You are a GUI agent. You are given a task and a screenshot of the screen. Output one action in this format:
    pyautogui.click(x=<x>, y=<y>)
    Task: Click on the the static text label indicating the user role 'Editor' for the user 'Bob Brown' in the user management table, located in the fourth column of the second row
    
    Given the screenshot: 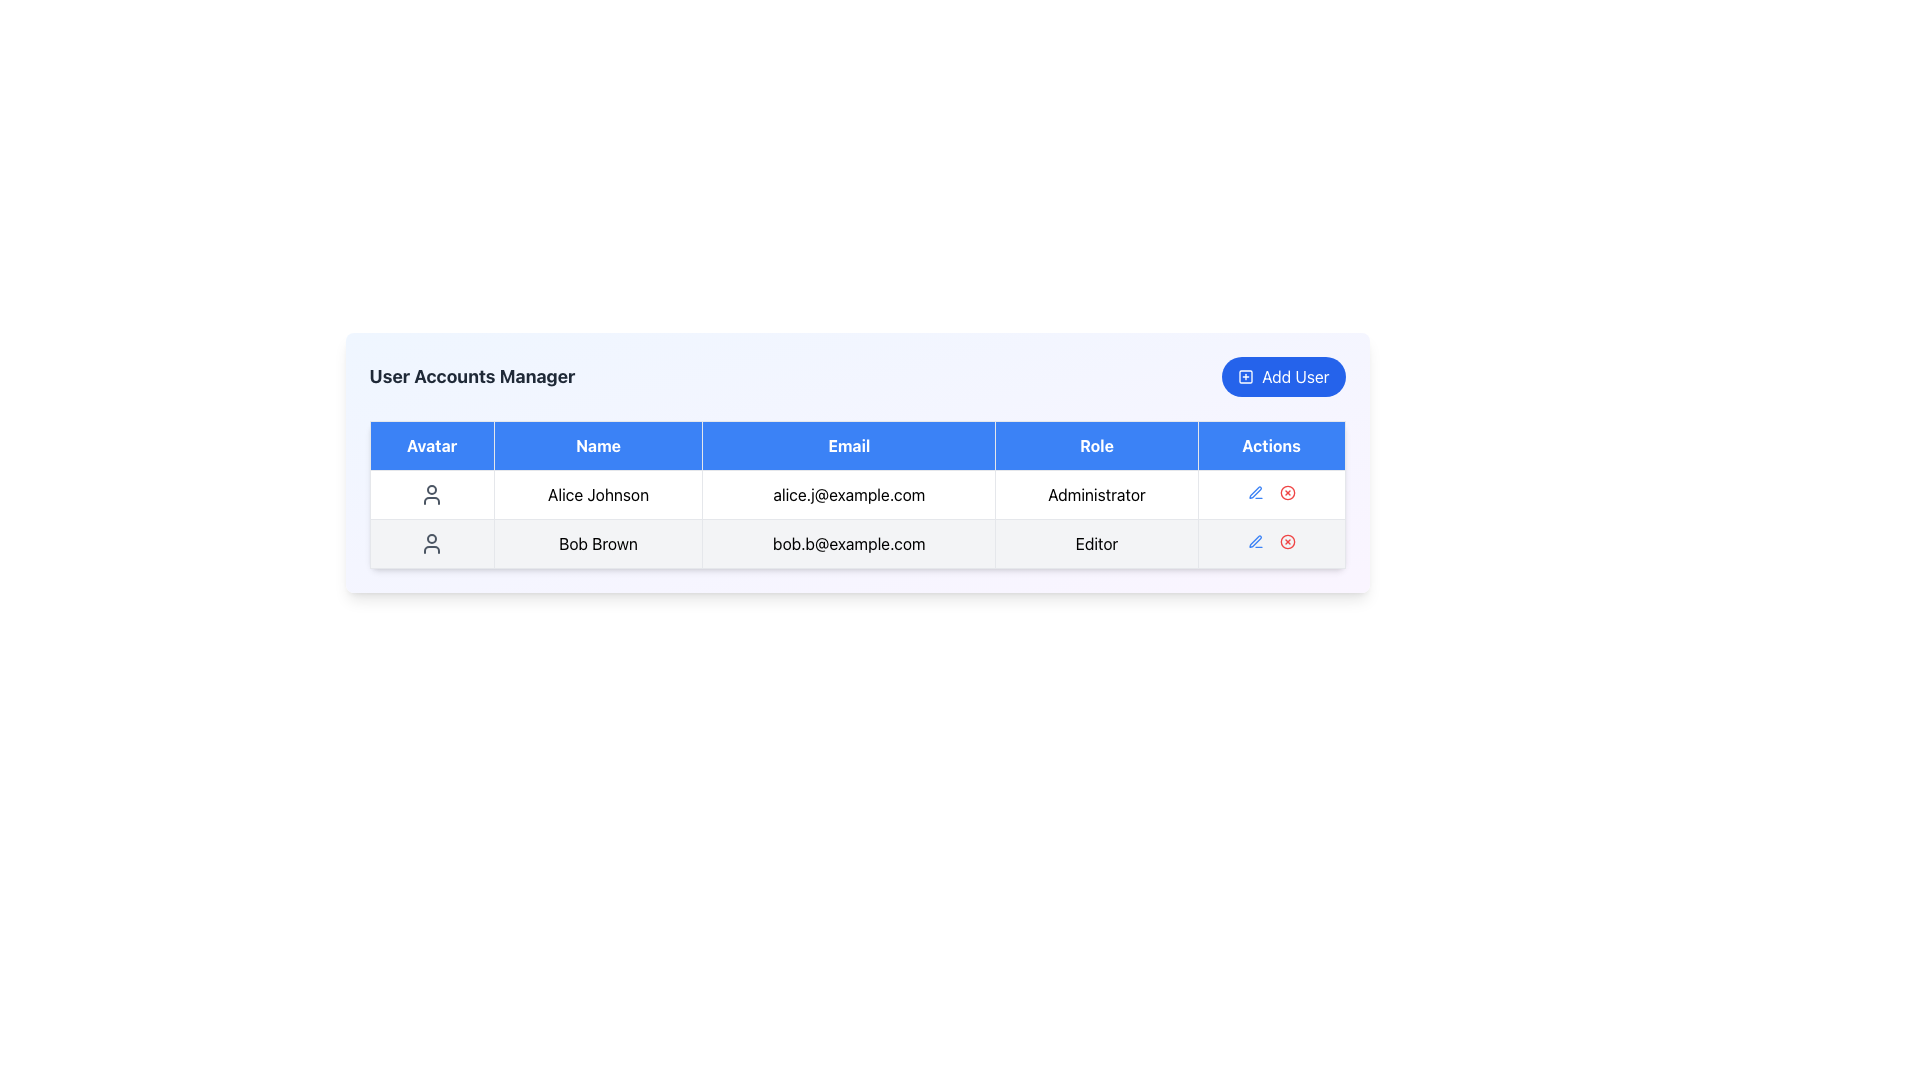 What is the action you would take?
    pyautogui.click(x=1095, y=543)
    